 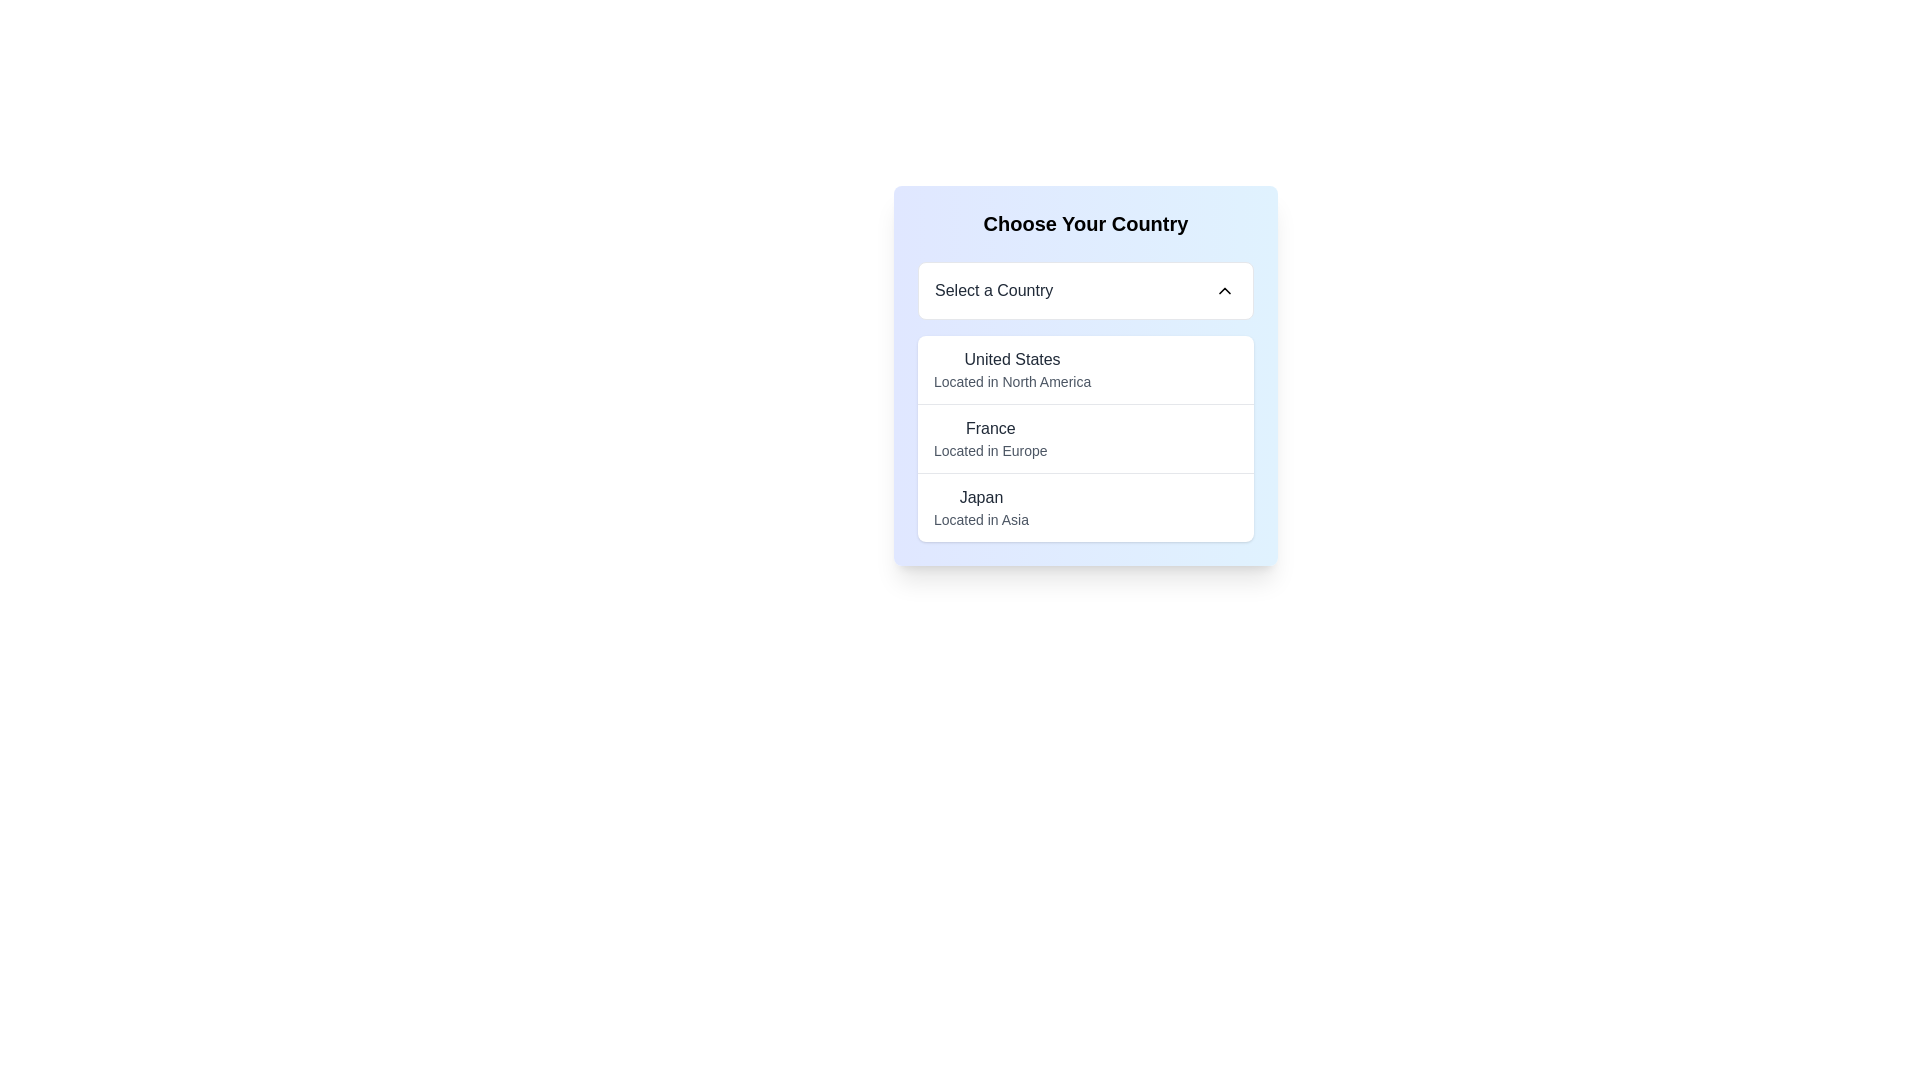 What do you see at coordinates (981, 519) in the screenshot?
I see `the static text element displaying 'Located in Asia', which is positioned directly under 'Japan' and styled in small gray font` at bounding box center [981, 519].